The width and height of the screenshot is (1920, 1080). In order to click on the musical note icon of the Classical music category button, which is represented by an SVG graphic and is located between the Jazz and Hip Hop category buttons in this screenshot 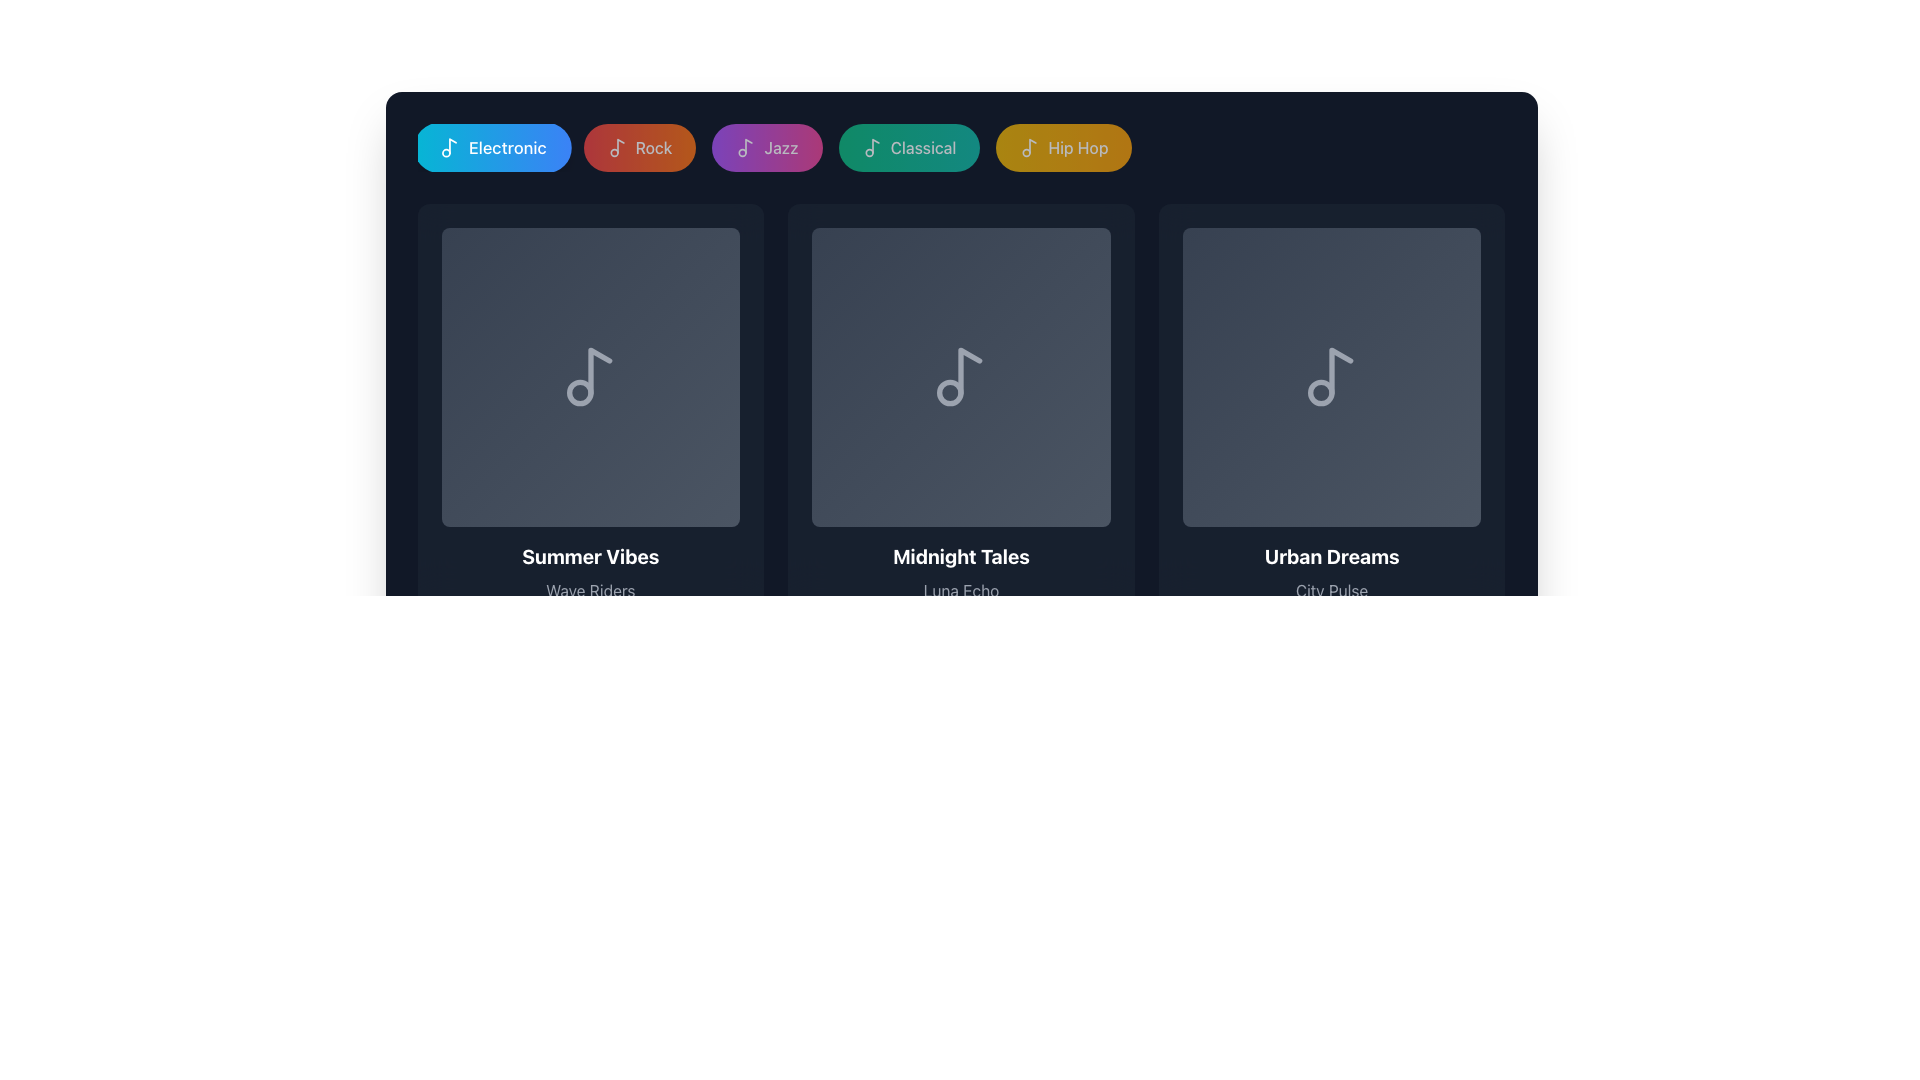, I will do `click(875, 145)`.